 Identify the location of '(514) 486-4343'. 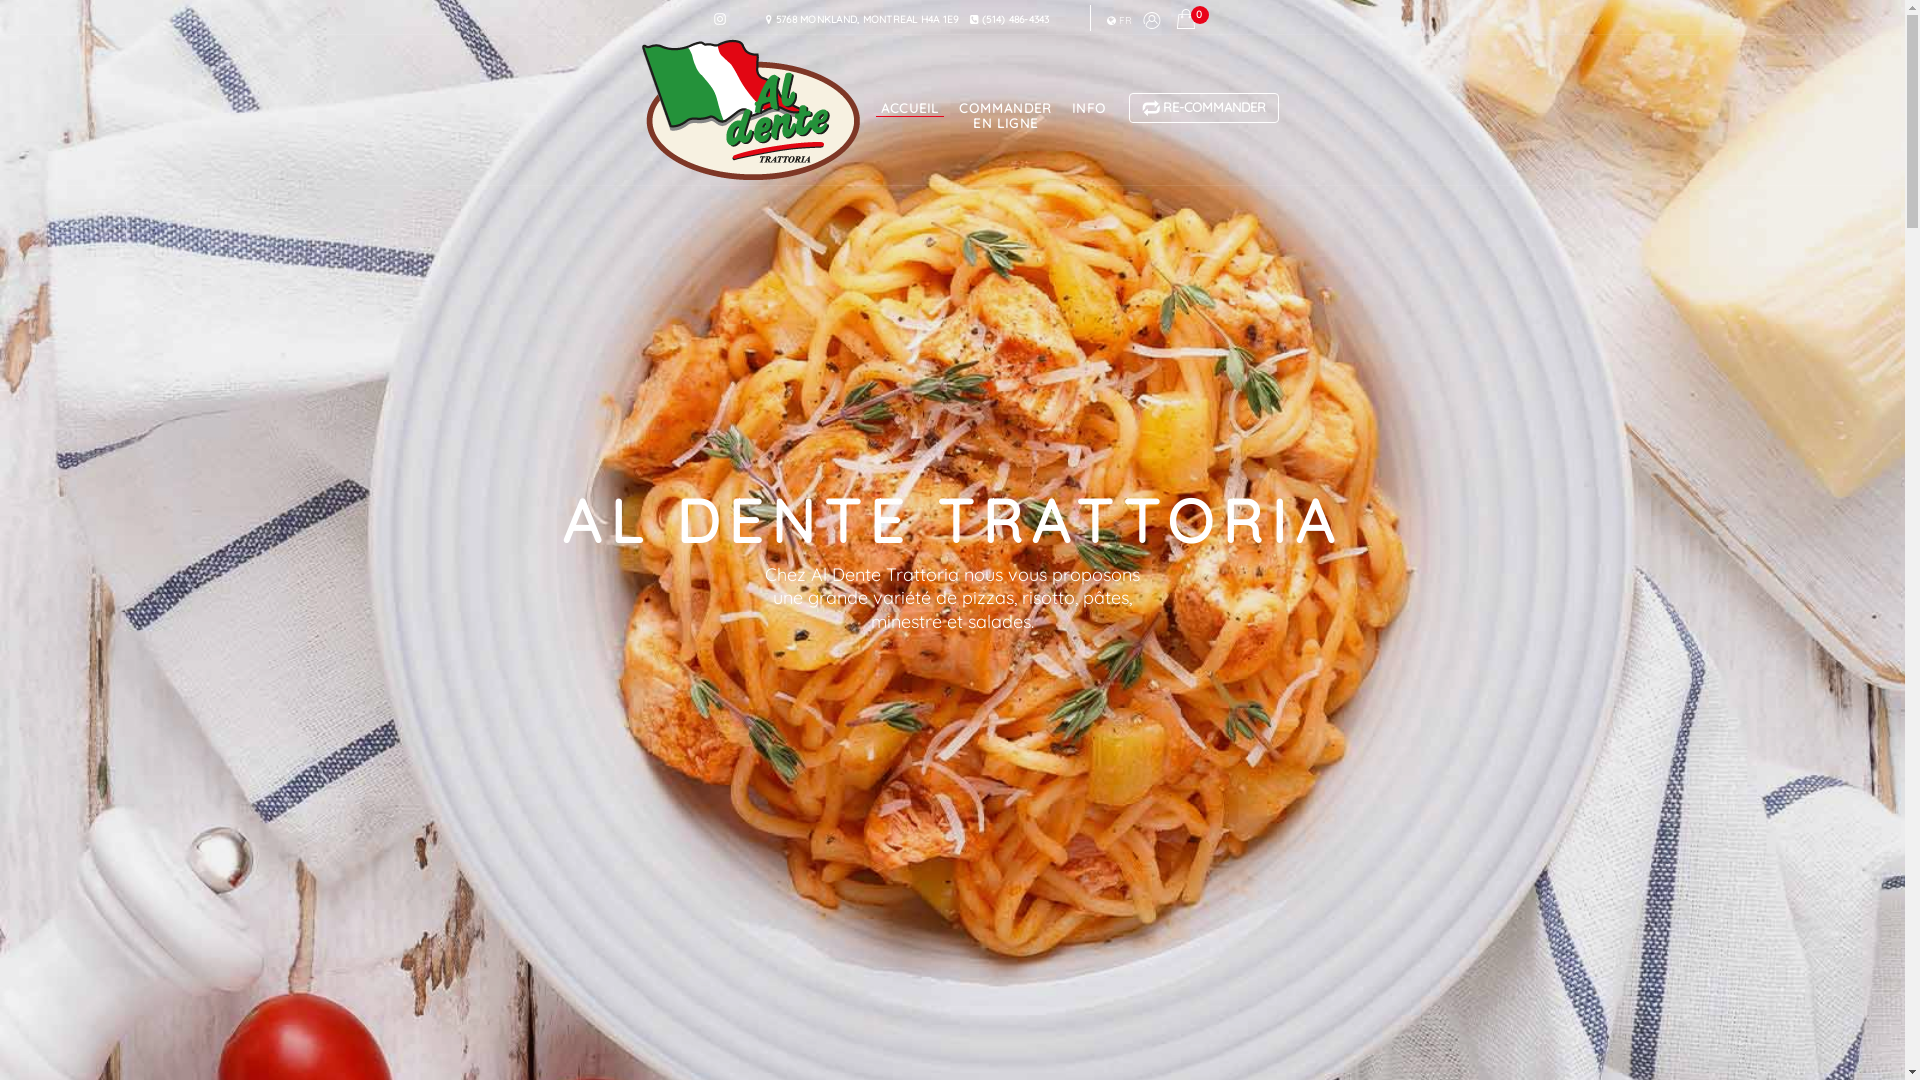
(1009, 29).